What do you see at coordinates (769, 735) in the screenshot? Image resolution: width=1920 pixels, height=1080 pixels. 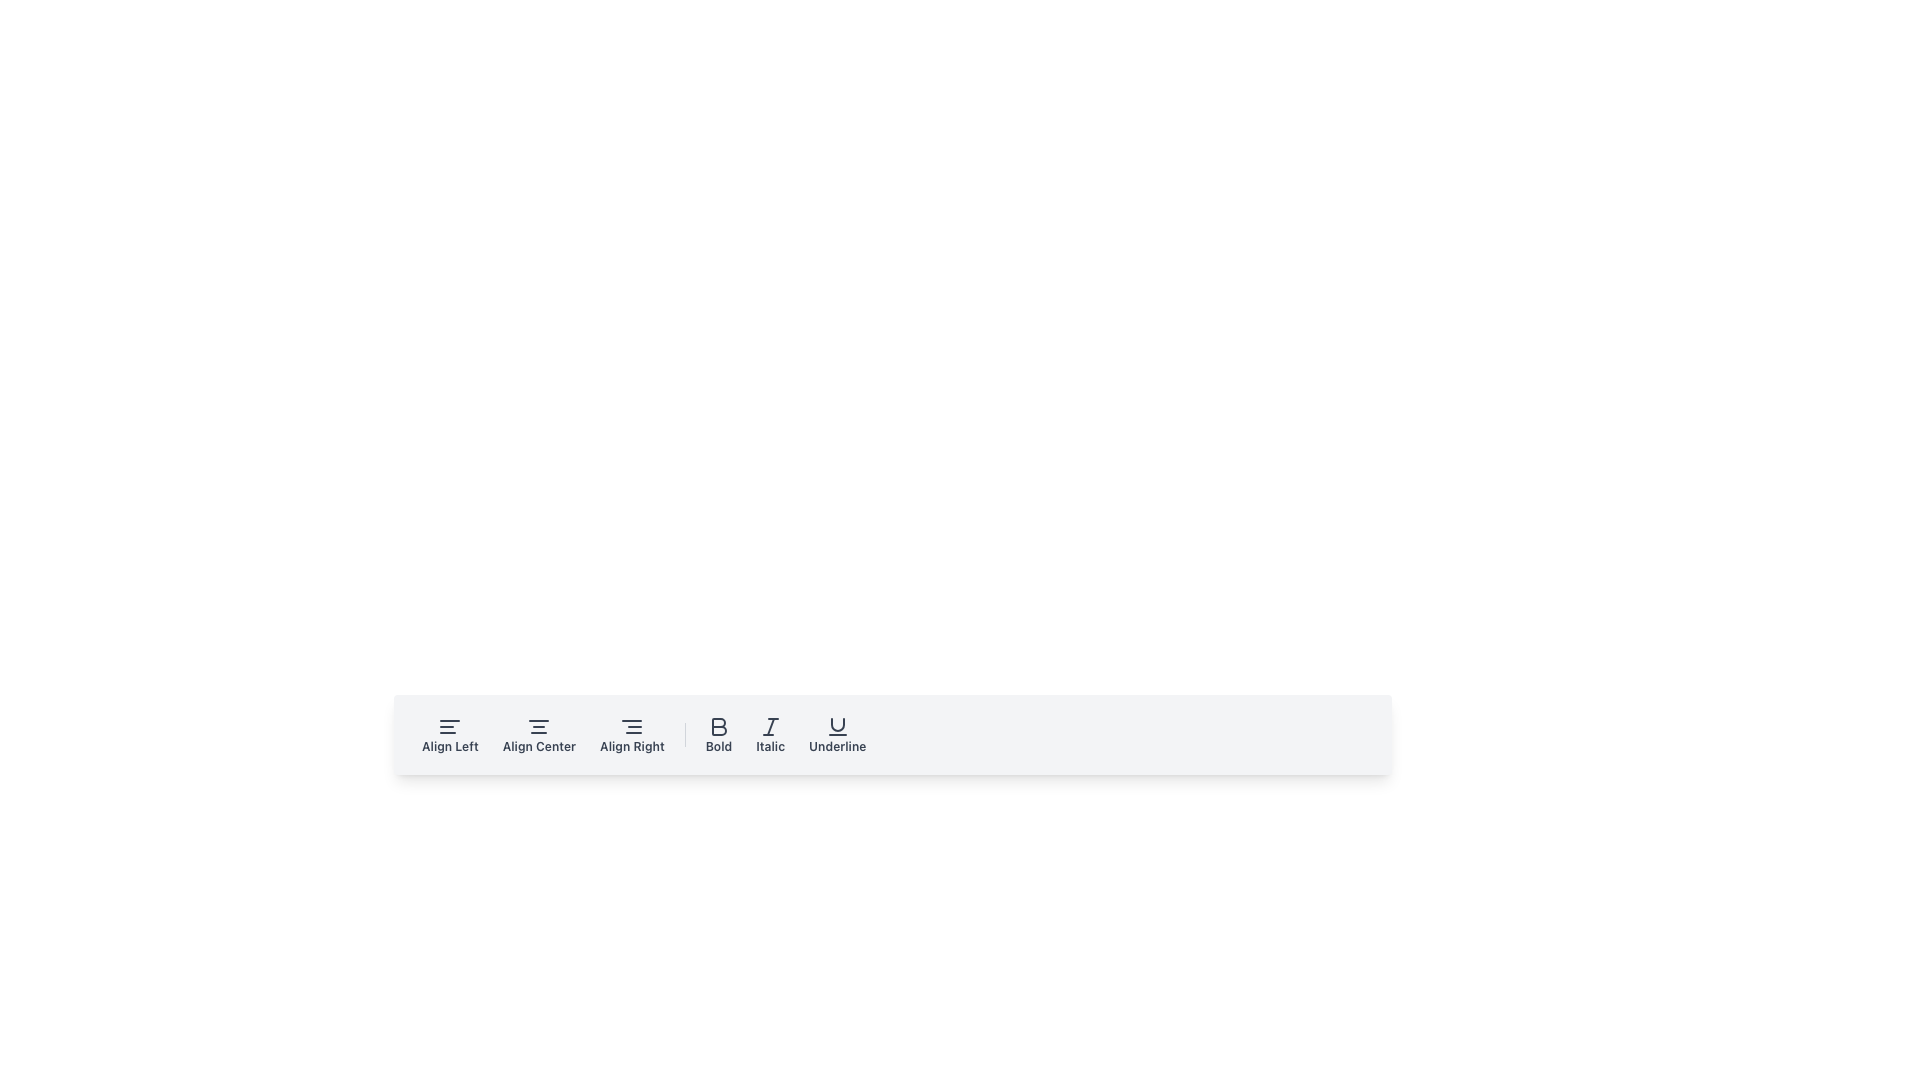 I see `the 'Italic' button in the toolbar` at bounding box center [769, 735].